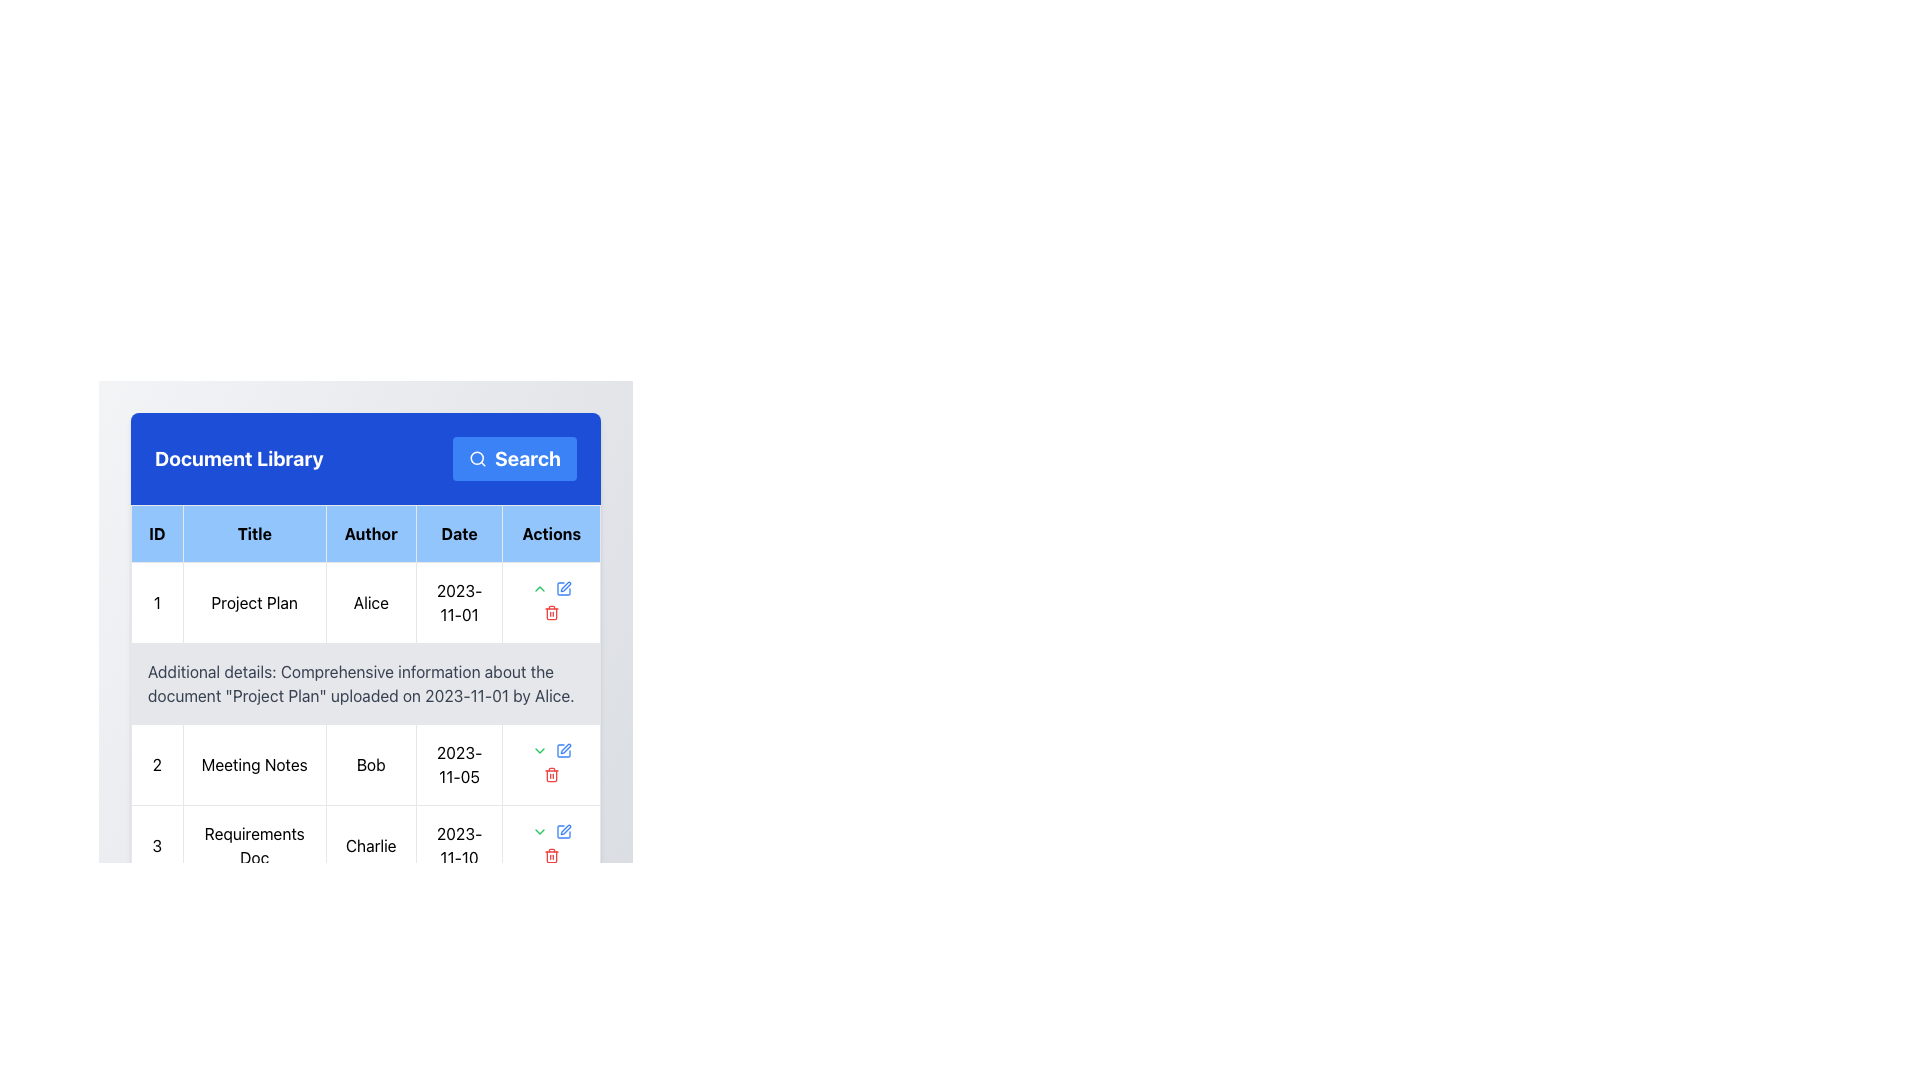 The height and width of the screenshot is (1080, 1920). Describe the element at coordinates (156, 764) in the screenshot. I see `the content of the ID cell in the second row of the table that contains 'Meeting Notes' if it is enabled` at that location.